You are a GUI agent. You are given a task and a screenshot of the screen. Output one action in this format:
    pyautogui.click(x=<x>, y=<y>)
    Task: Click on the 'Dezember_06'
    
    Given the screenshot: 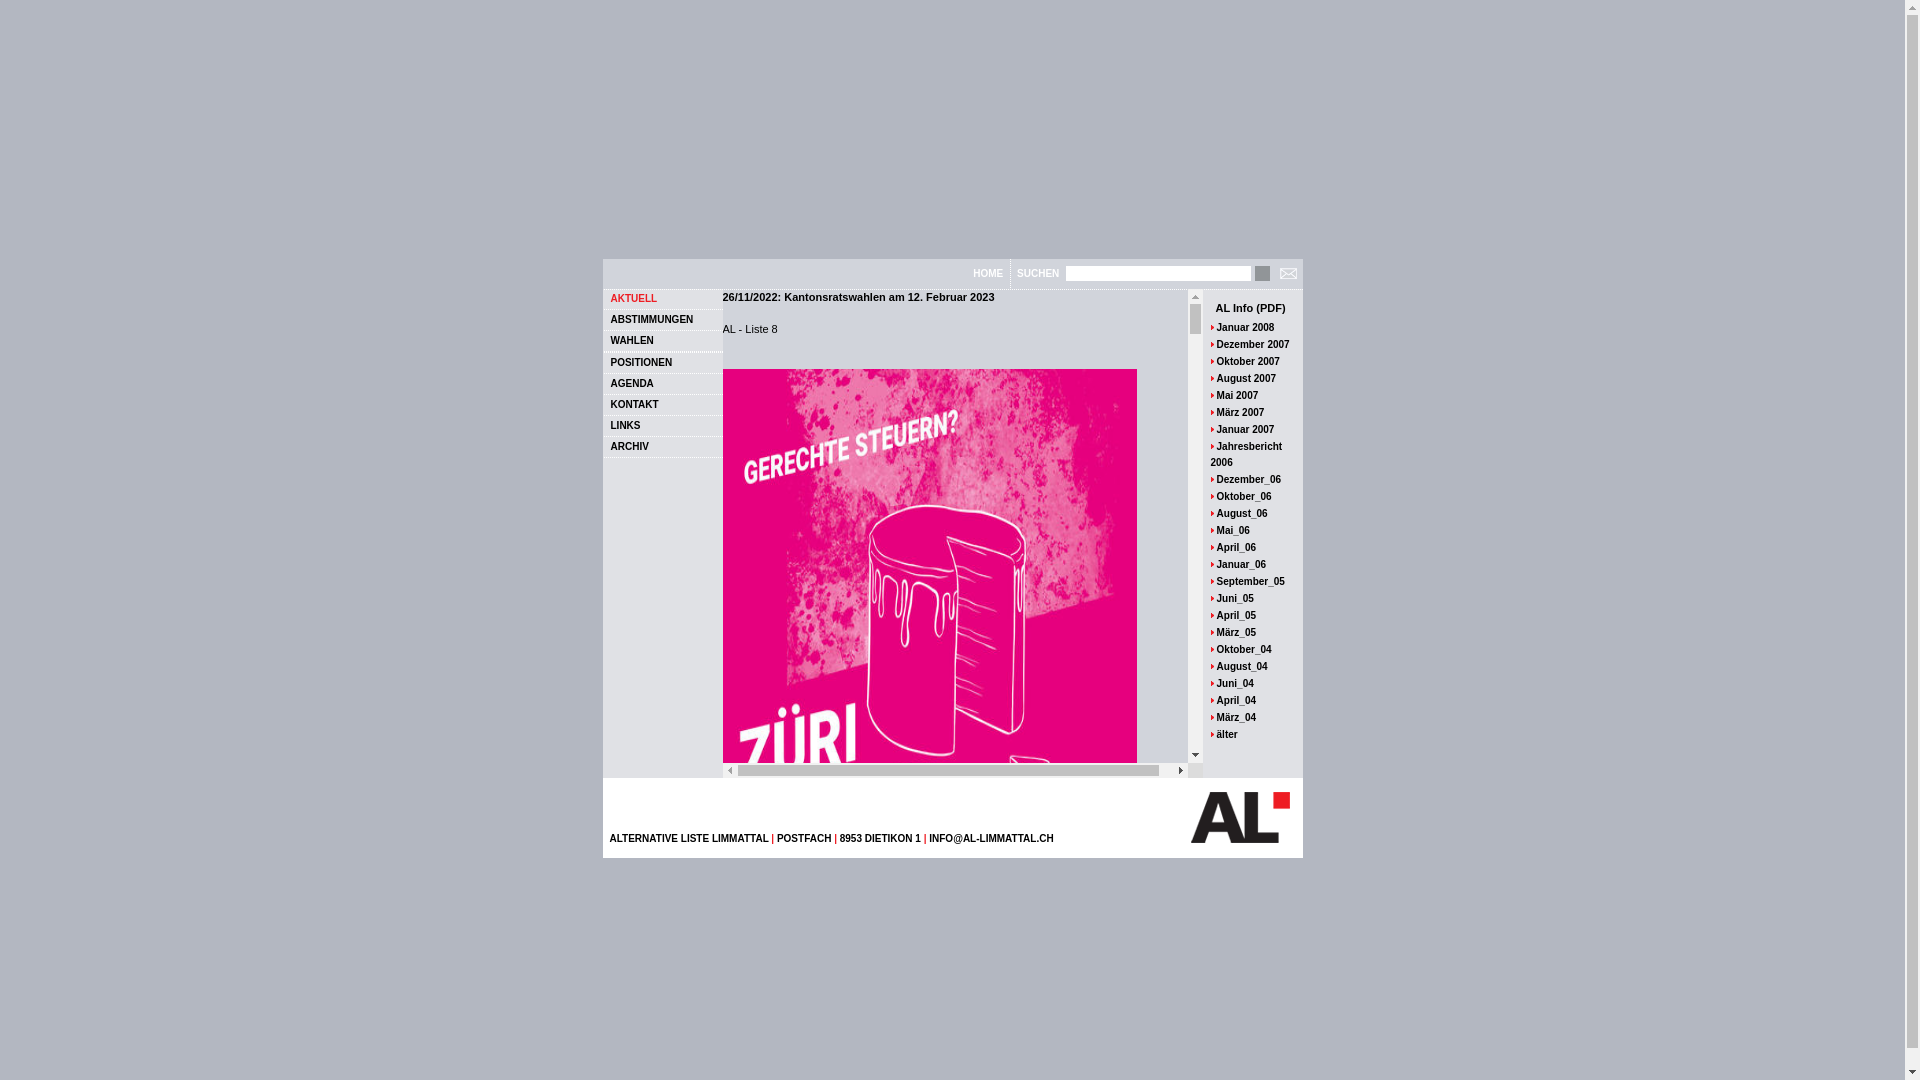 What is the action you would take?
    pyautogui.click(x=1247, y=479)
    